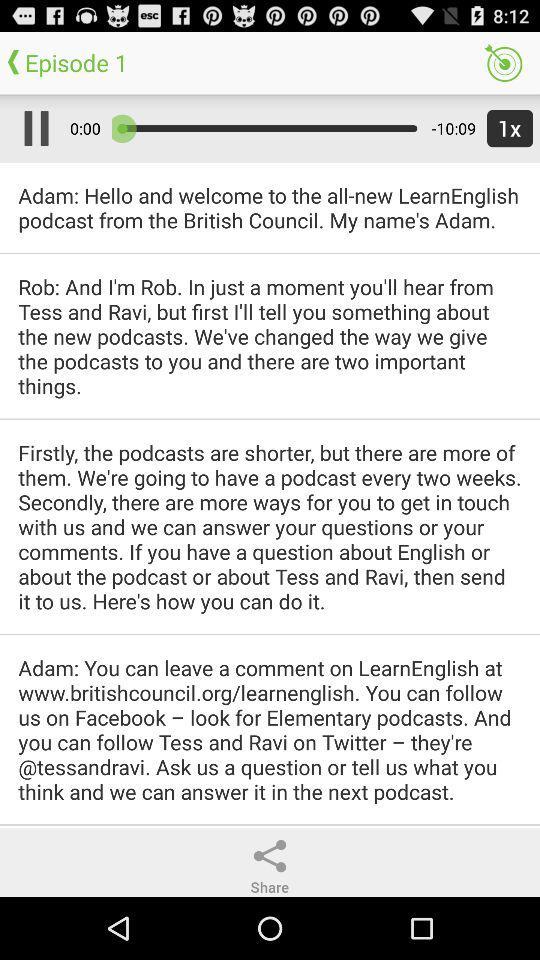  I want to click on share article, so click(270, 855).